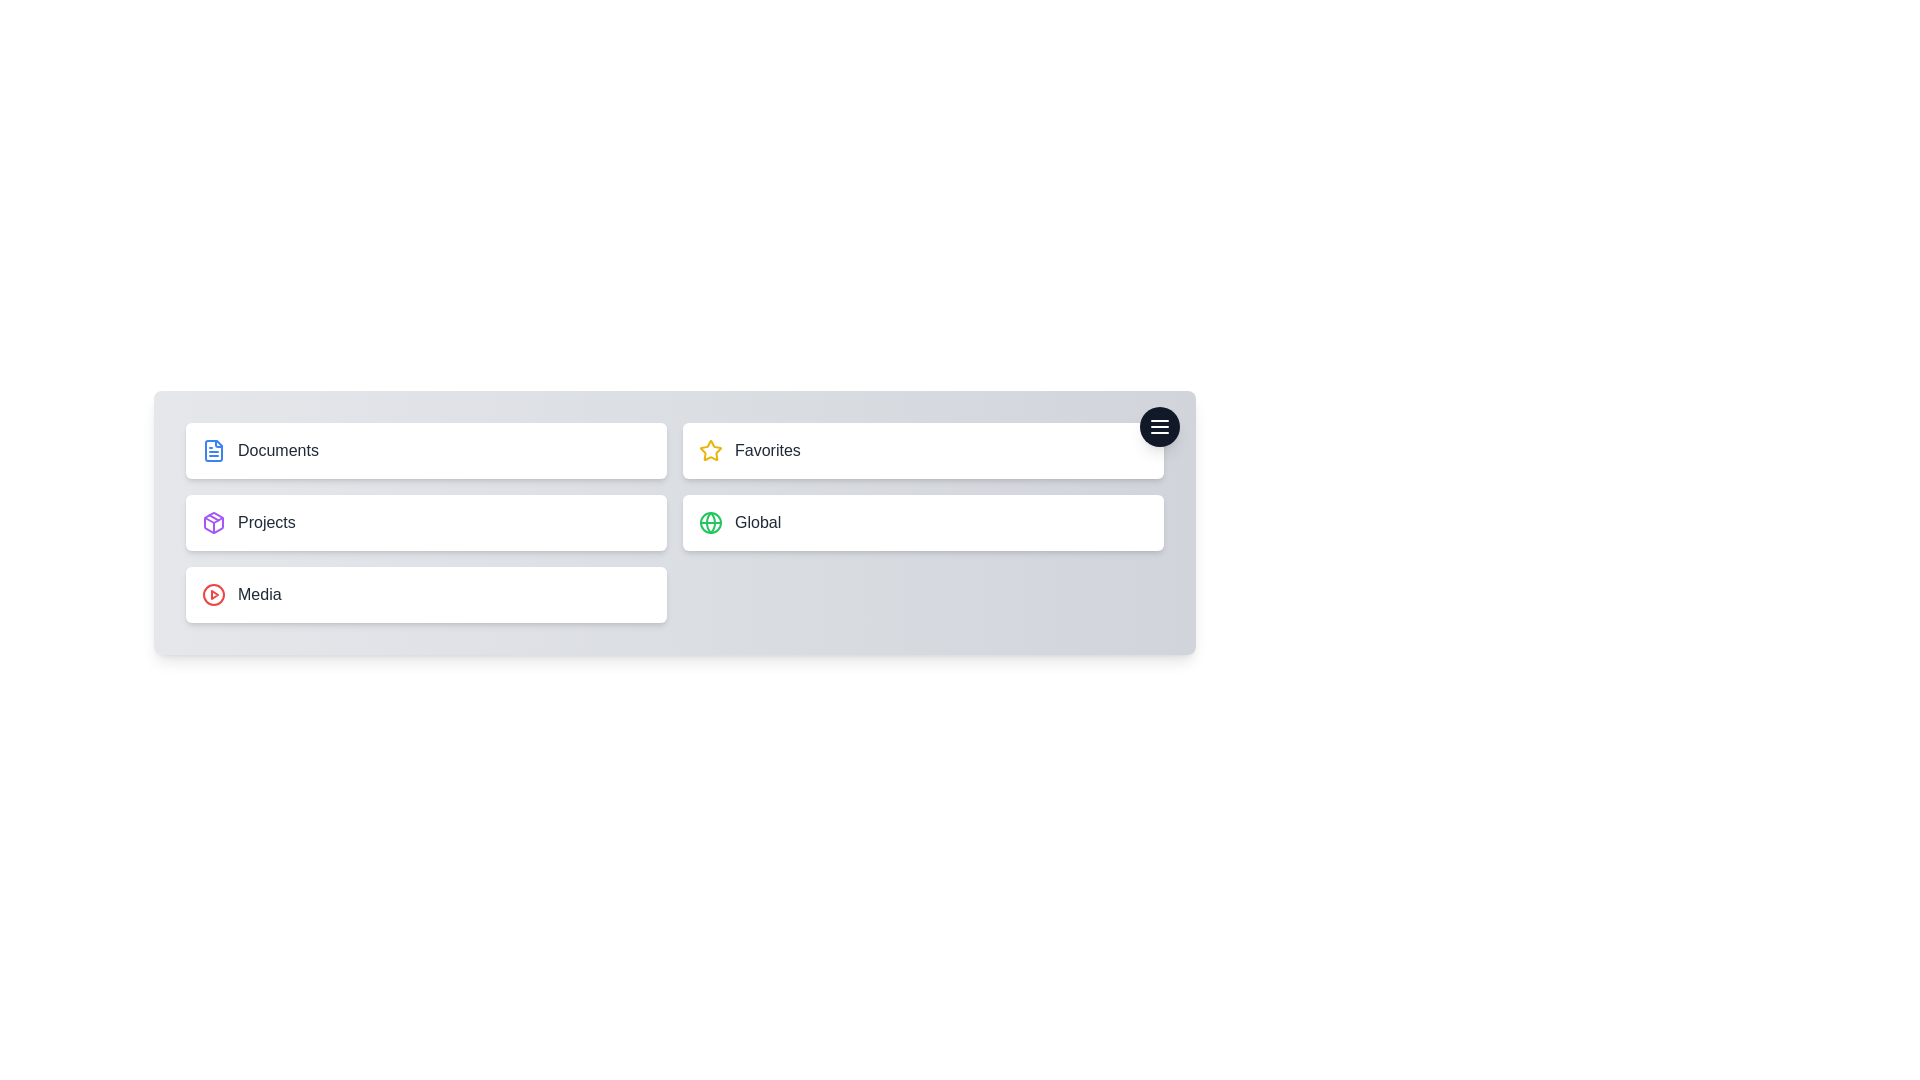 This screenshot has height=1080, width=1920. What do you see at coordinates (425, 522) in the screenshot?
I see `the menu item labeled Projects` at bounding box center [425, 522].